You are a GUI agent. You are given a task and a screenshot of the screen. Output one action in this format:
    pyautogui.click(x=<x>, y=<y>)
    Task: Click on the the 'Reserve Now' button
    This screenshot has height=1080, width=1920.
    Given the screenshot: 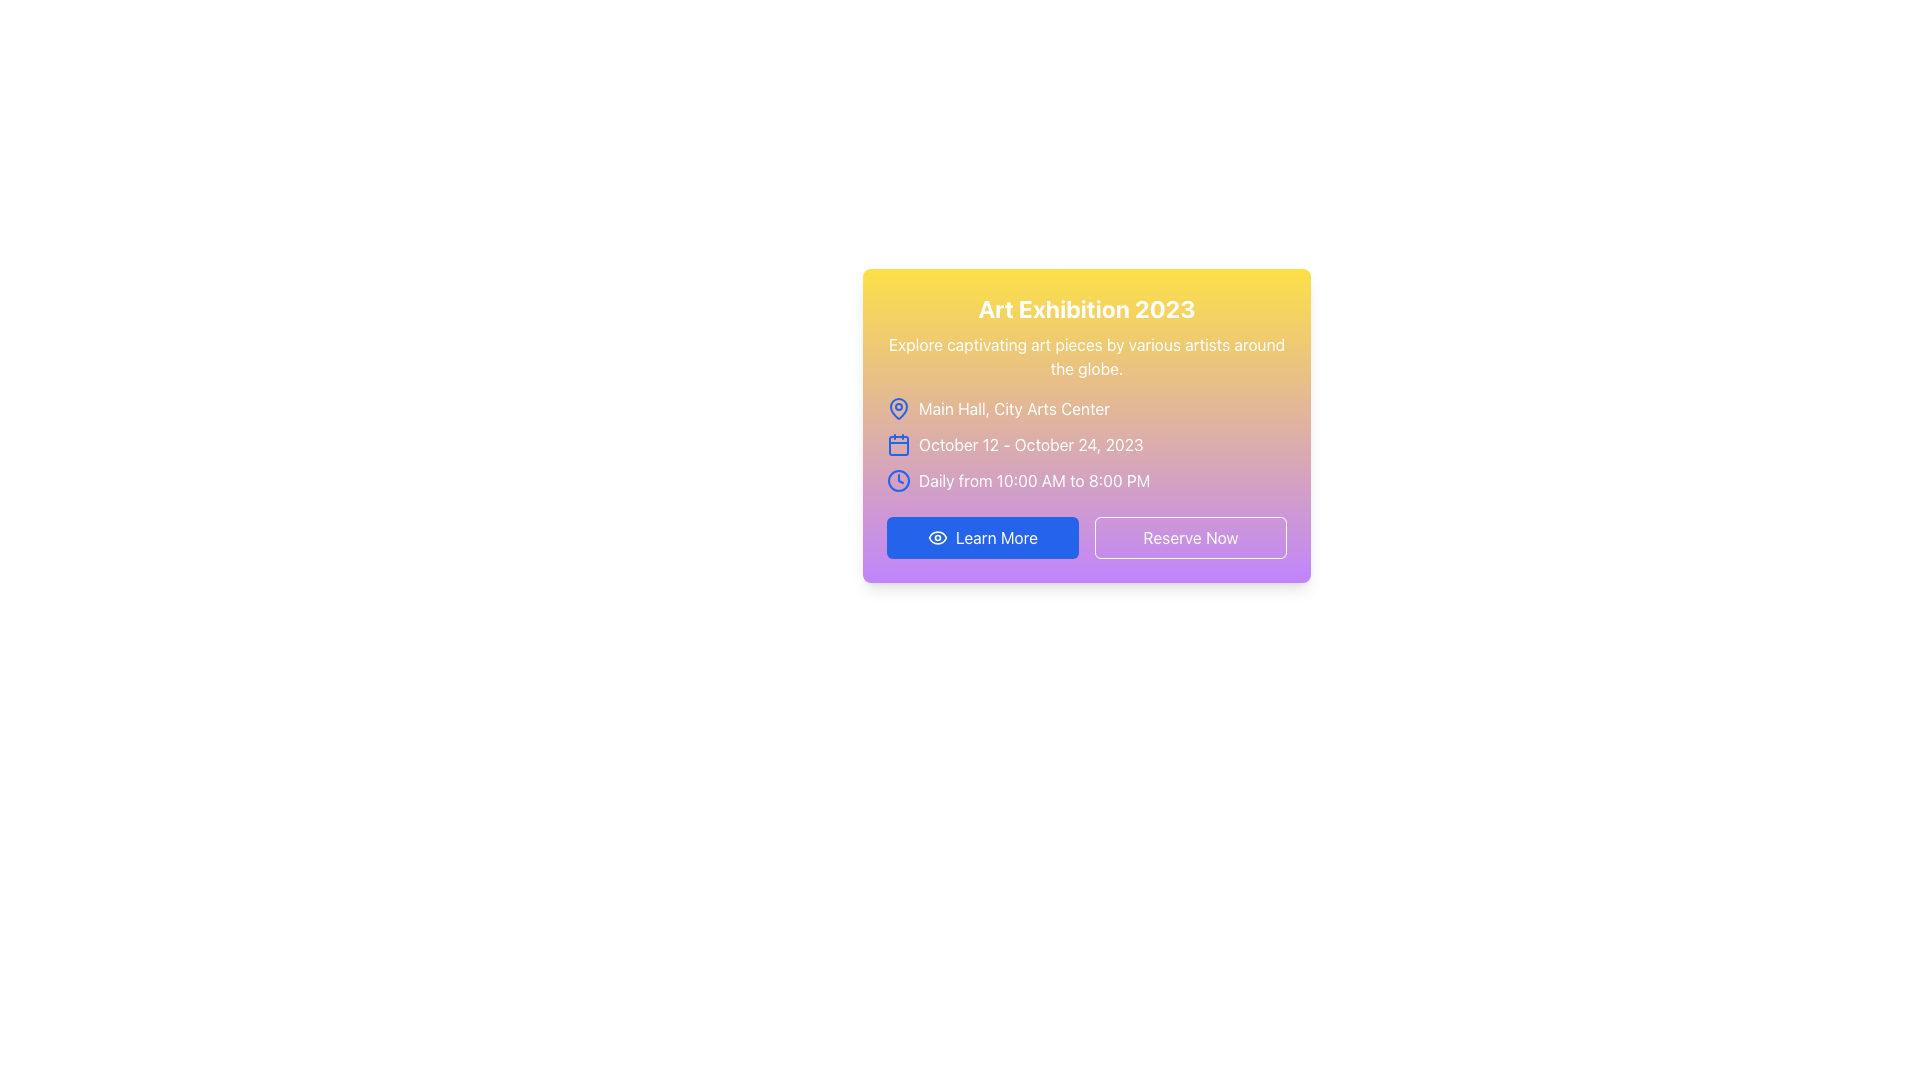 What is the action you would take?
    pyautogui.click(x=1190, y=536)
    